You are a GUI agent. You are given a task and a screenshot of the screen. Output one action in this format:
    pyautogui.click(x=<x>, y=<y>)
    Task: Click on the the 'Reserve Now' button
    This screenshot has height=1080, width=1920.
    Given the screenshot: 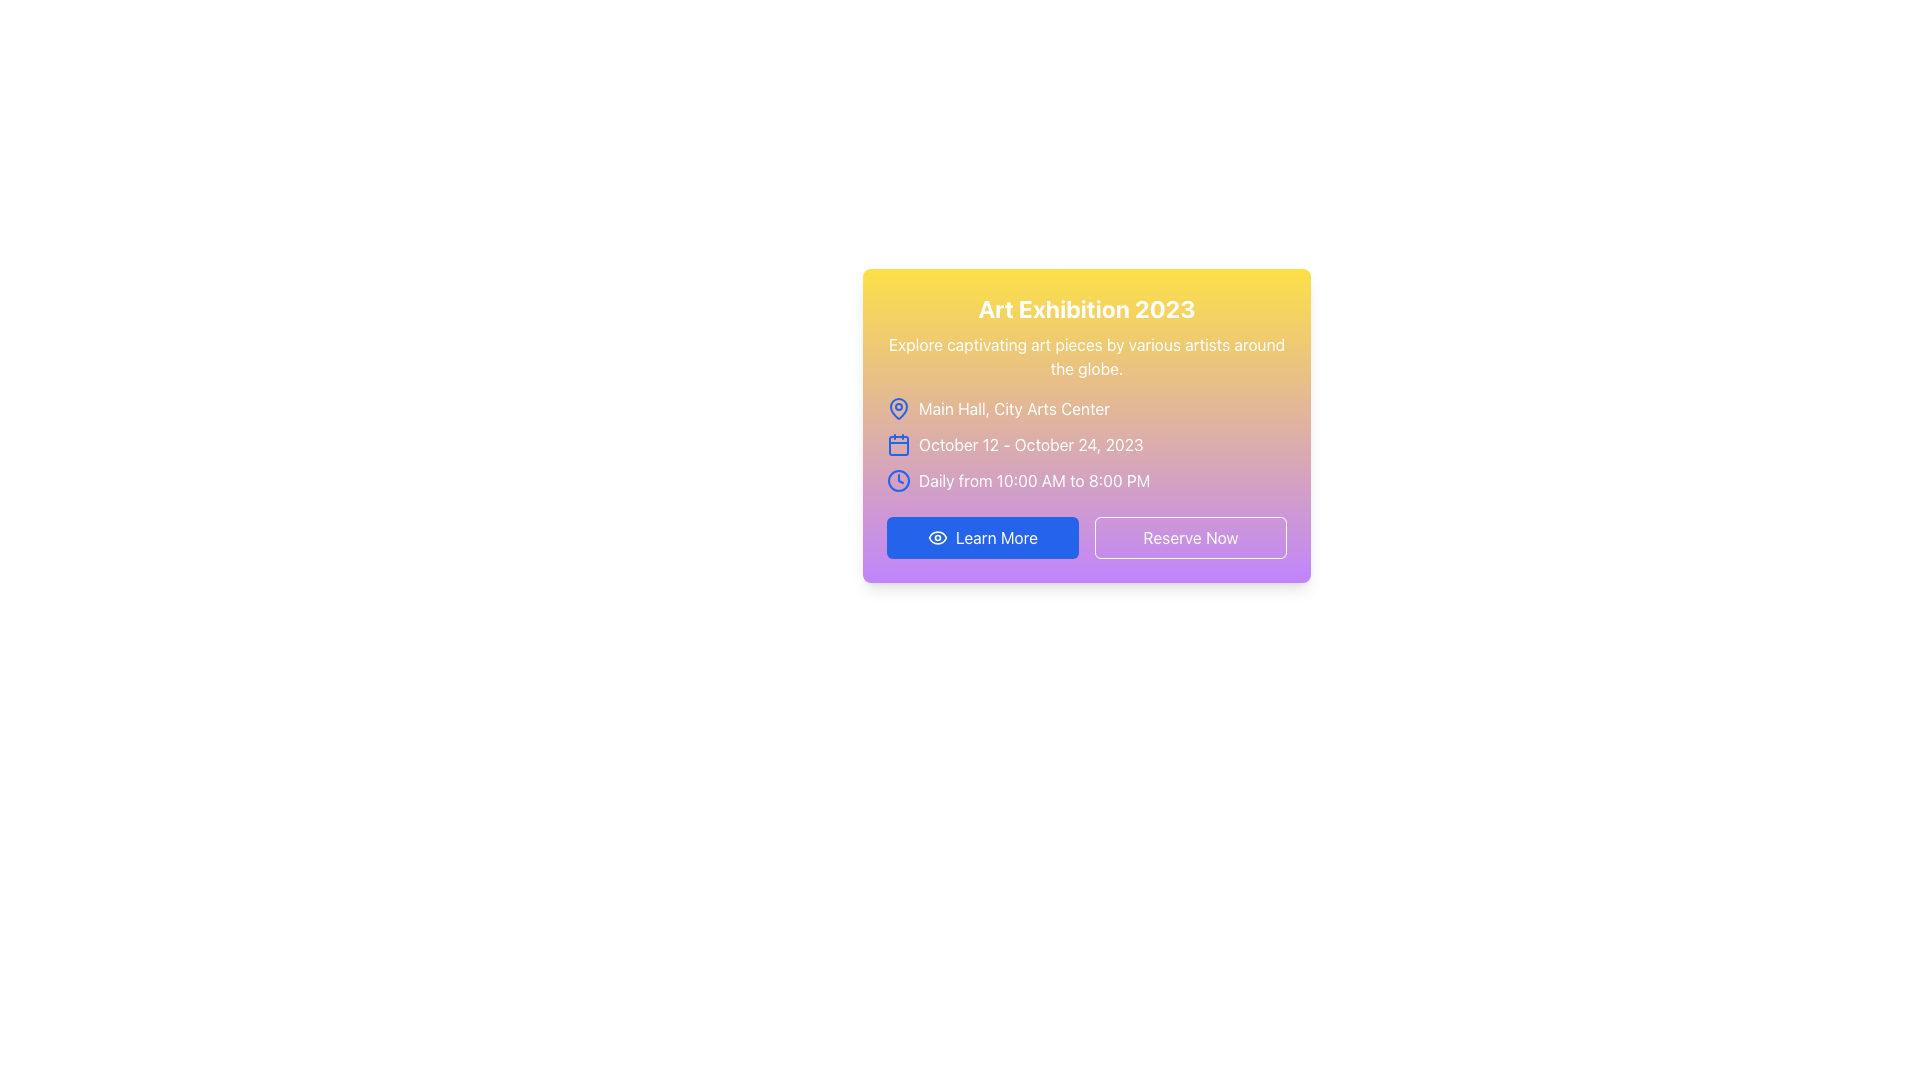 What is the action you would take?
    pyautogui.click(x=1190, y=536)
    